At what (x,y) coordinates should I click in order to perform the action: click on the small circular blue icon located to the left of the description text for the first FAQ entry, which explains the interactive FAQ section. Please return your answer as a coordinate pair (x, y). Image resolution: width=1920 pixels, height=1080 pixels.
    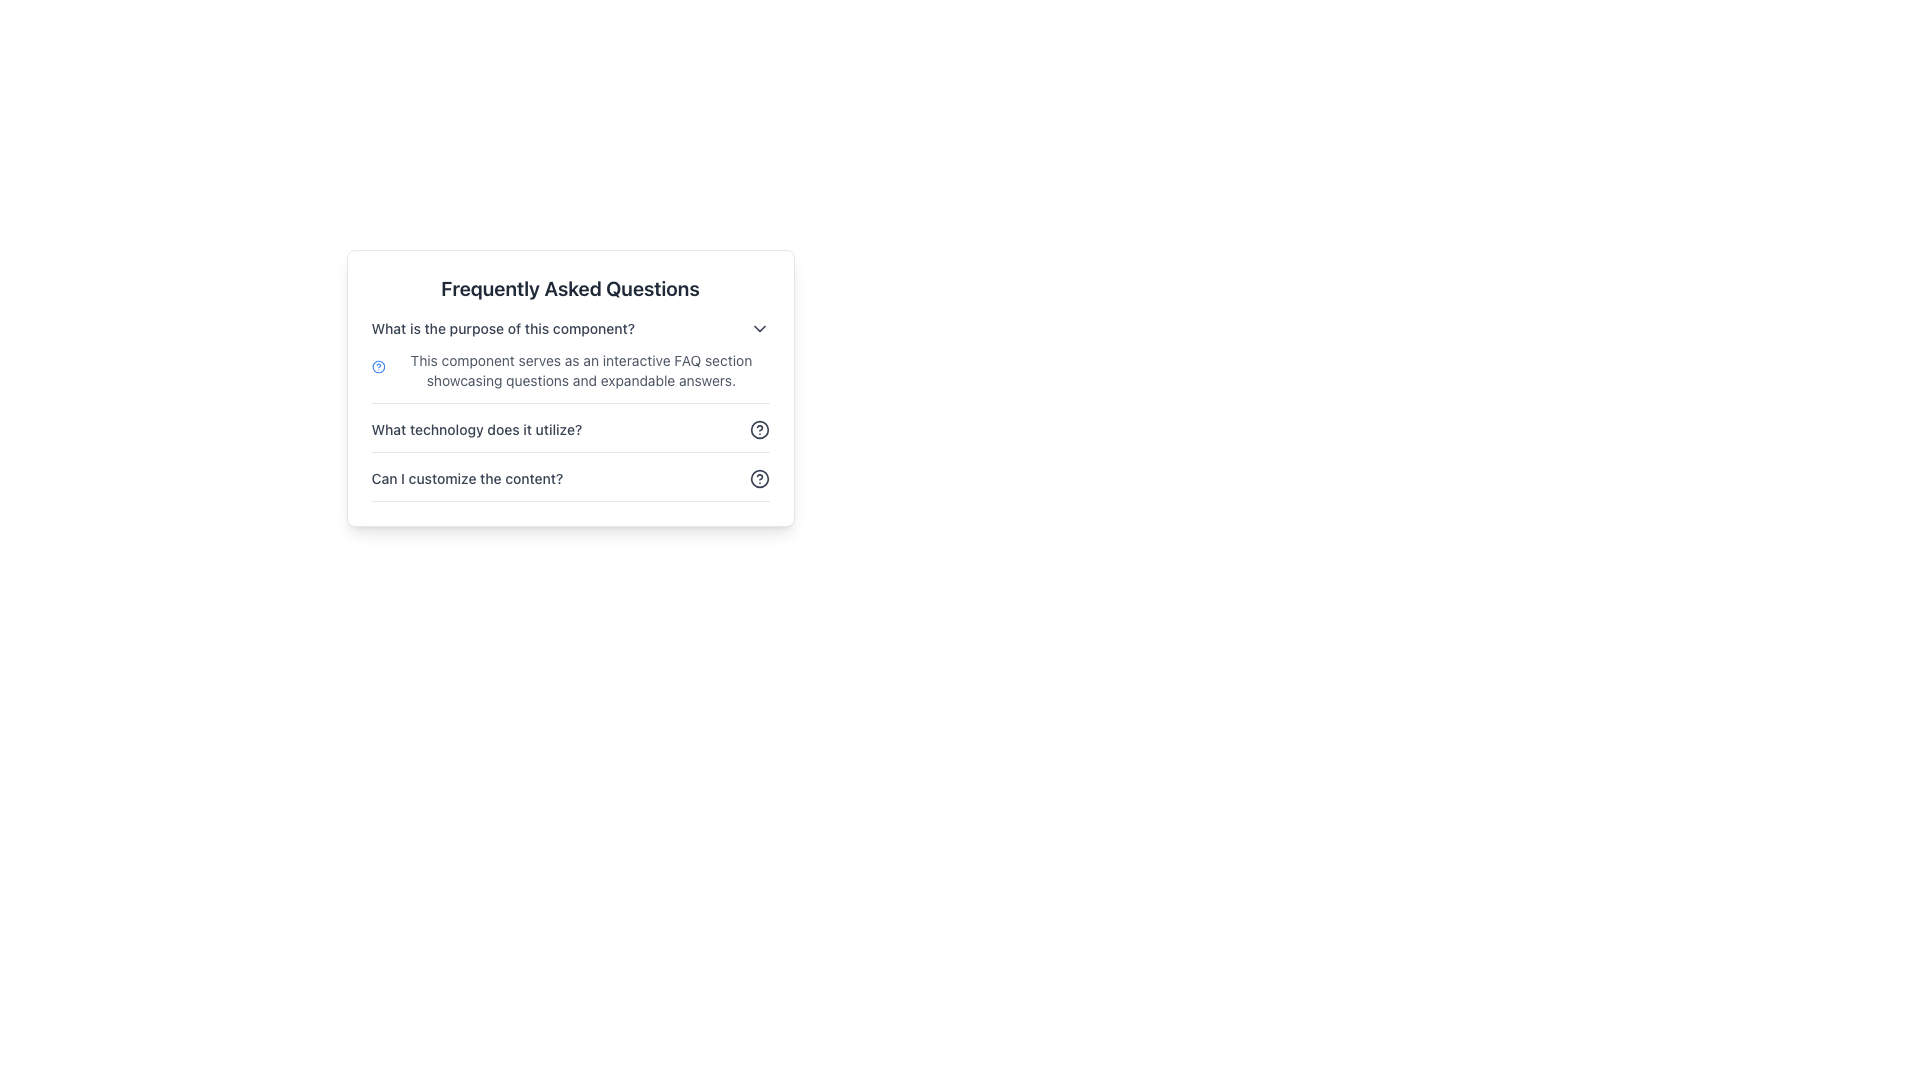
    Looking at the image, I should click on (378, 366).